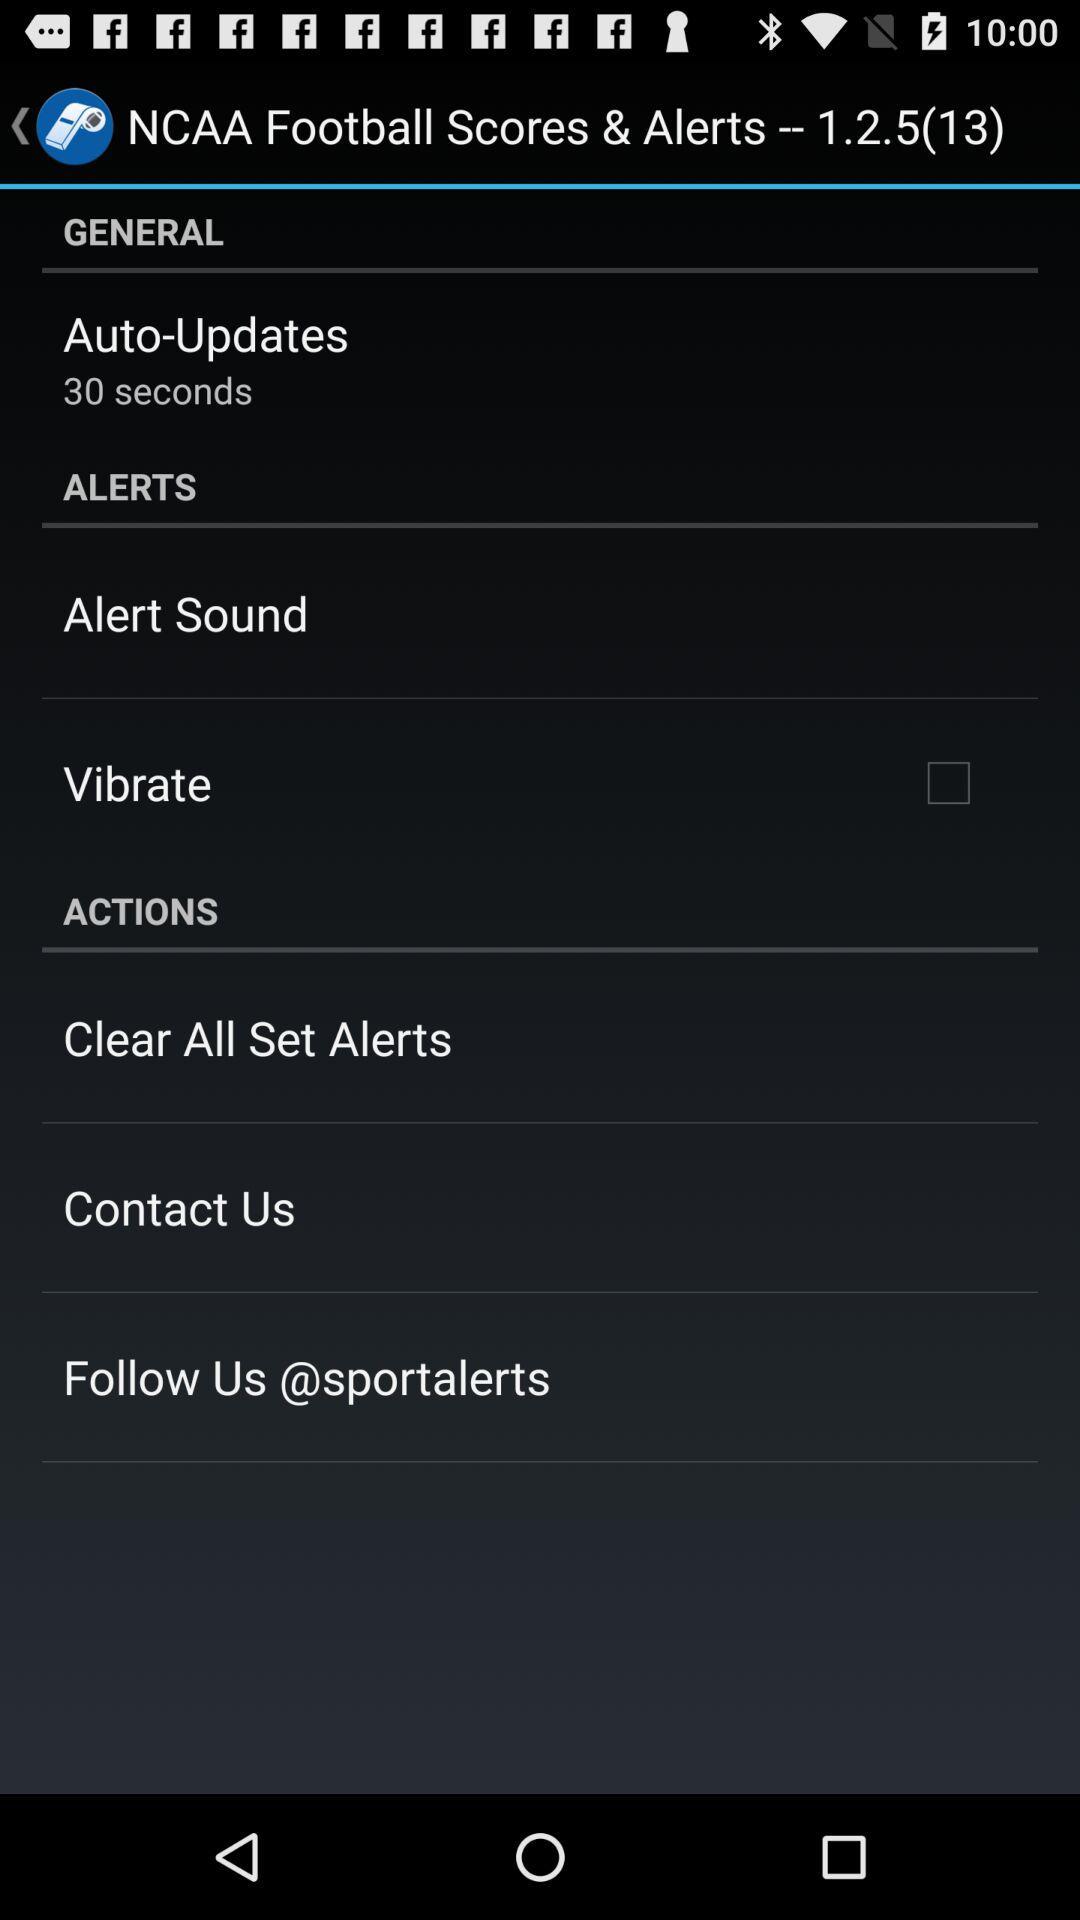  Describe the element at coordinates (205, 333) in the screenshot. I see `the icon below the general icon` at that location.